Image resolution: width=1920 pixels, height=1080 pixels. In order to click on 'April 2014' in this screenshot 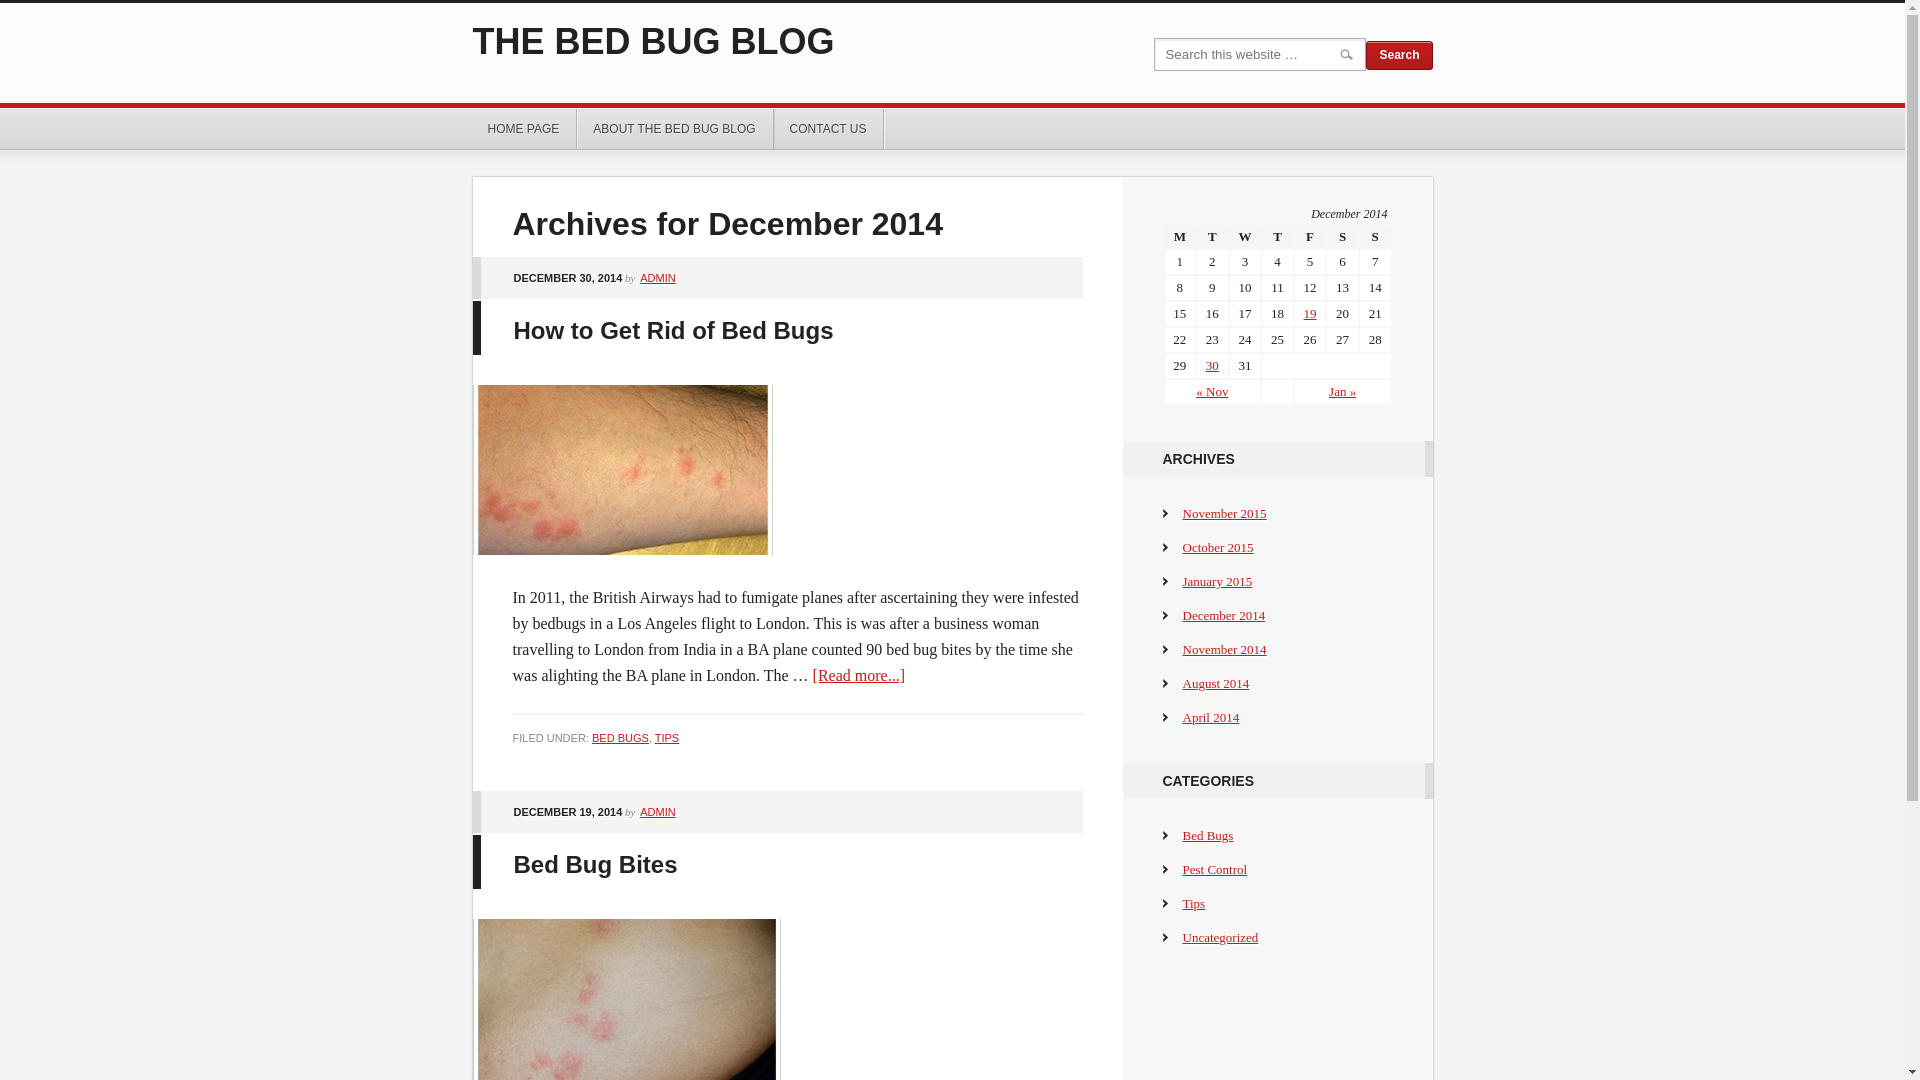, I will do `click(1209, 716)`.